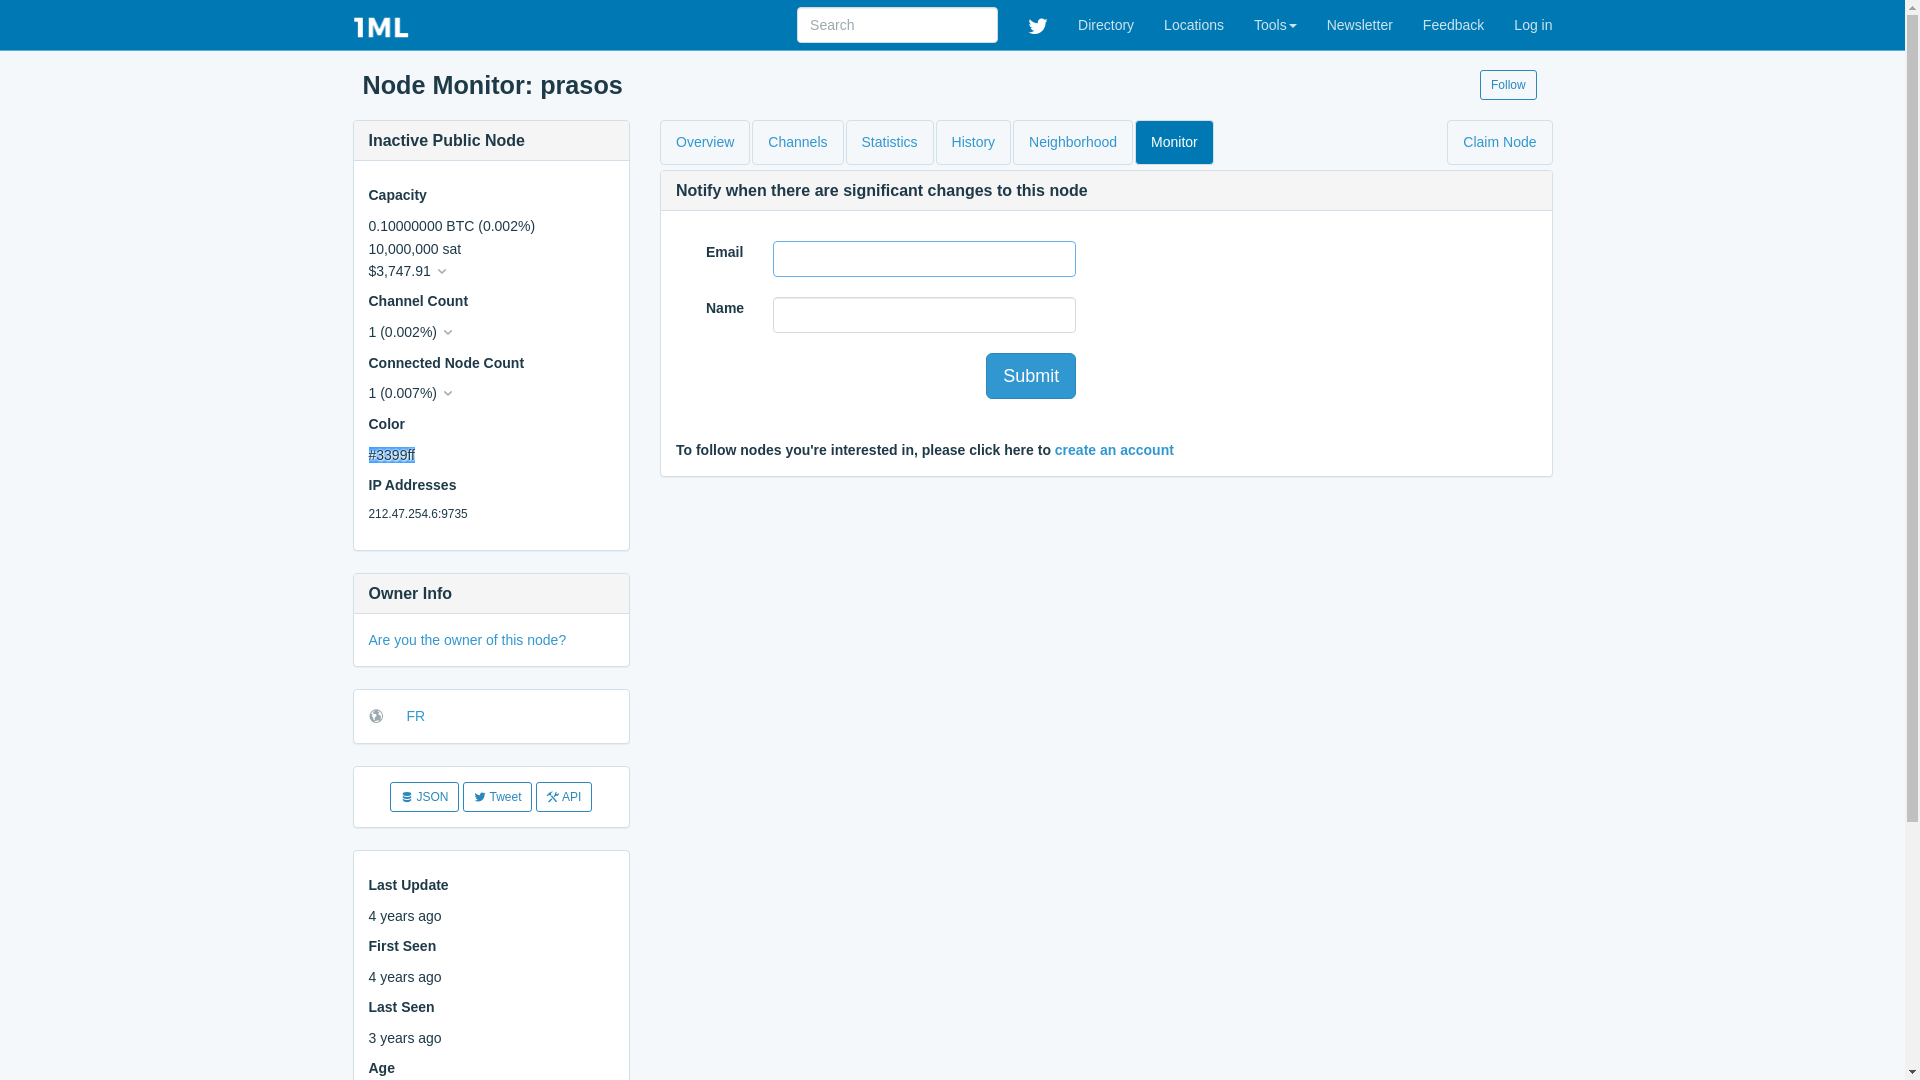 Image resolution: width=1920 pixels, height=1080 pixels. I want to click on 'Monitor', so click(1174, 141).